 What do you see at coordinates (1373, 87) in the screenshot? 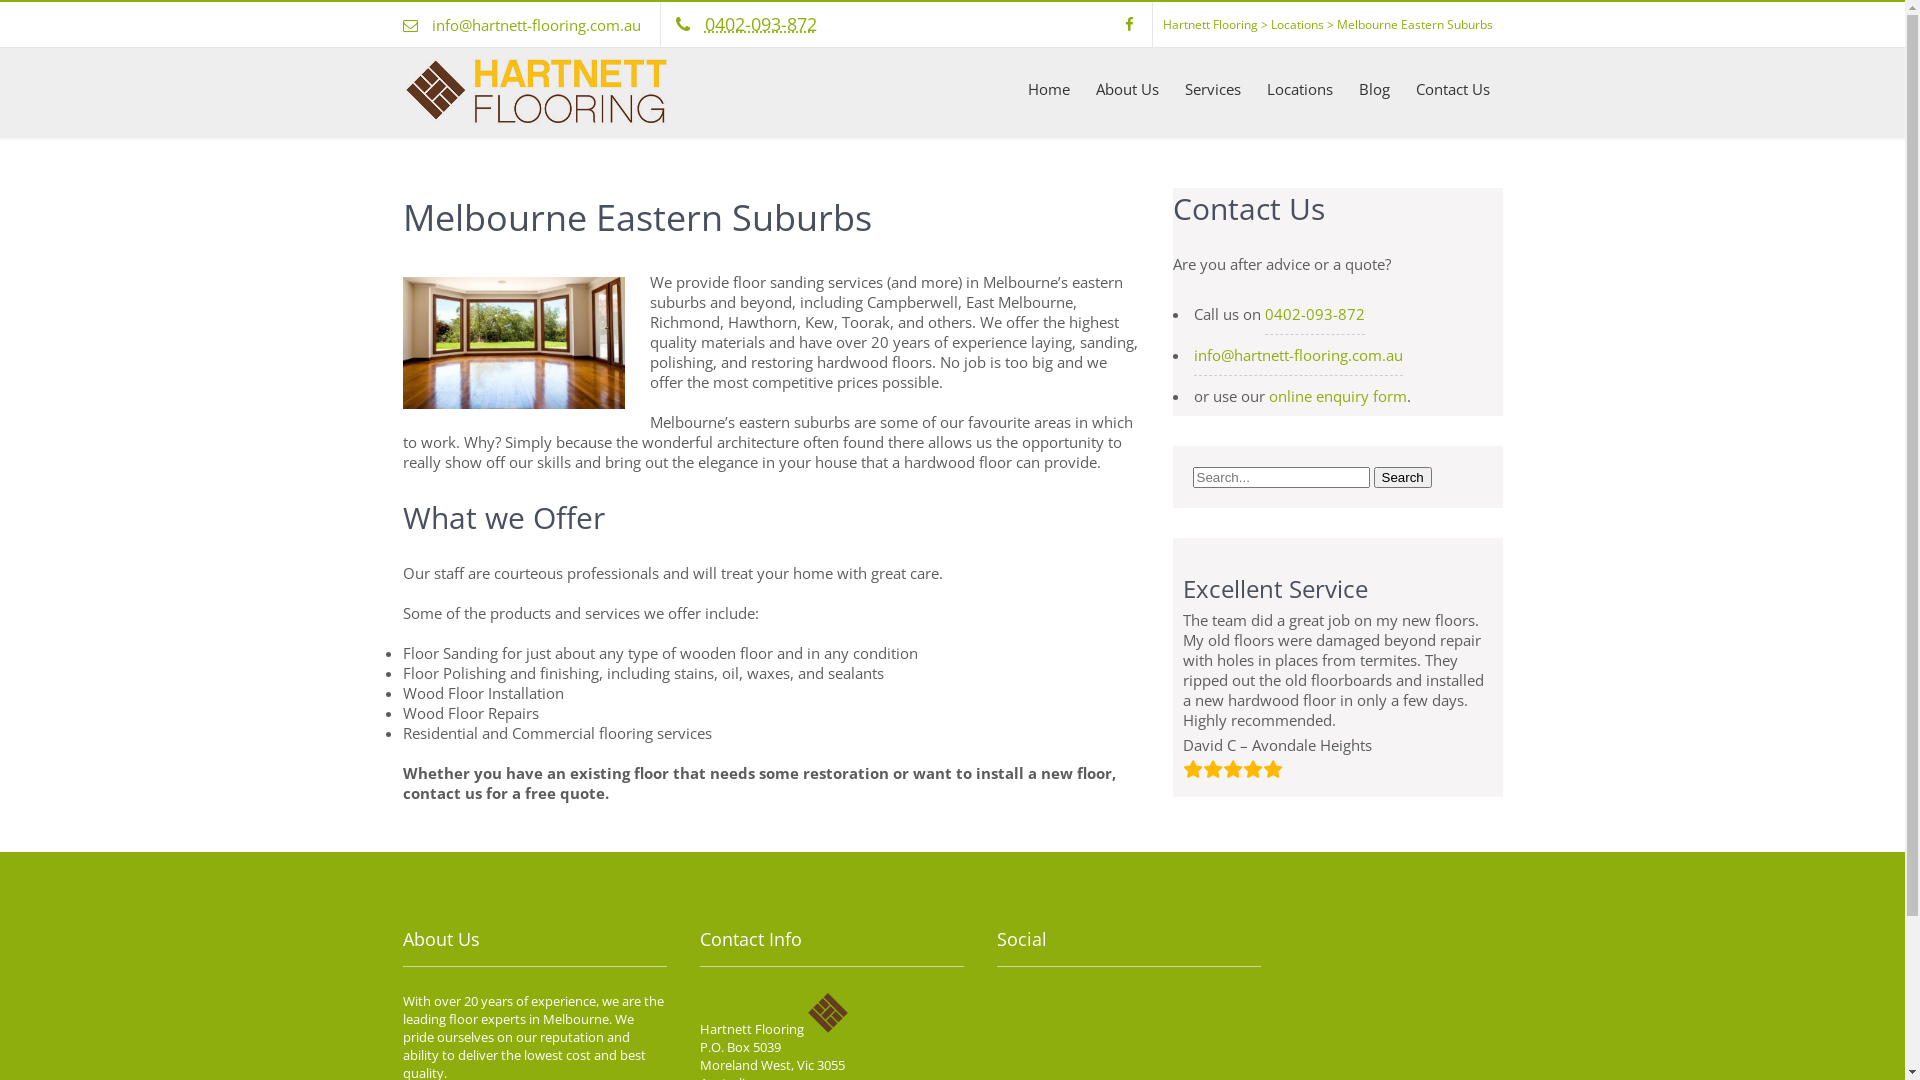
I see `'Blog'` at bounding box center [1373, 87].